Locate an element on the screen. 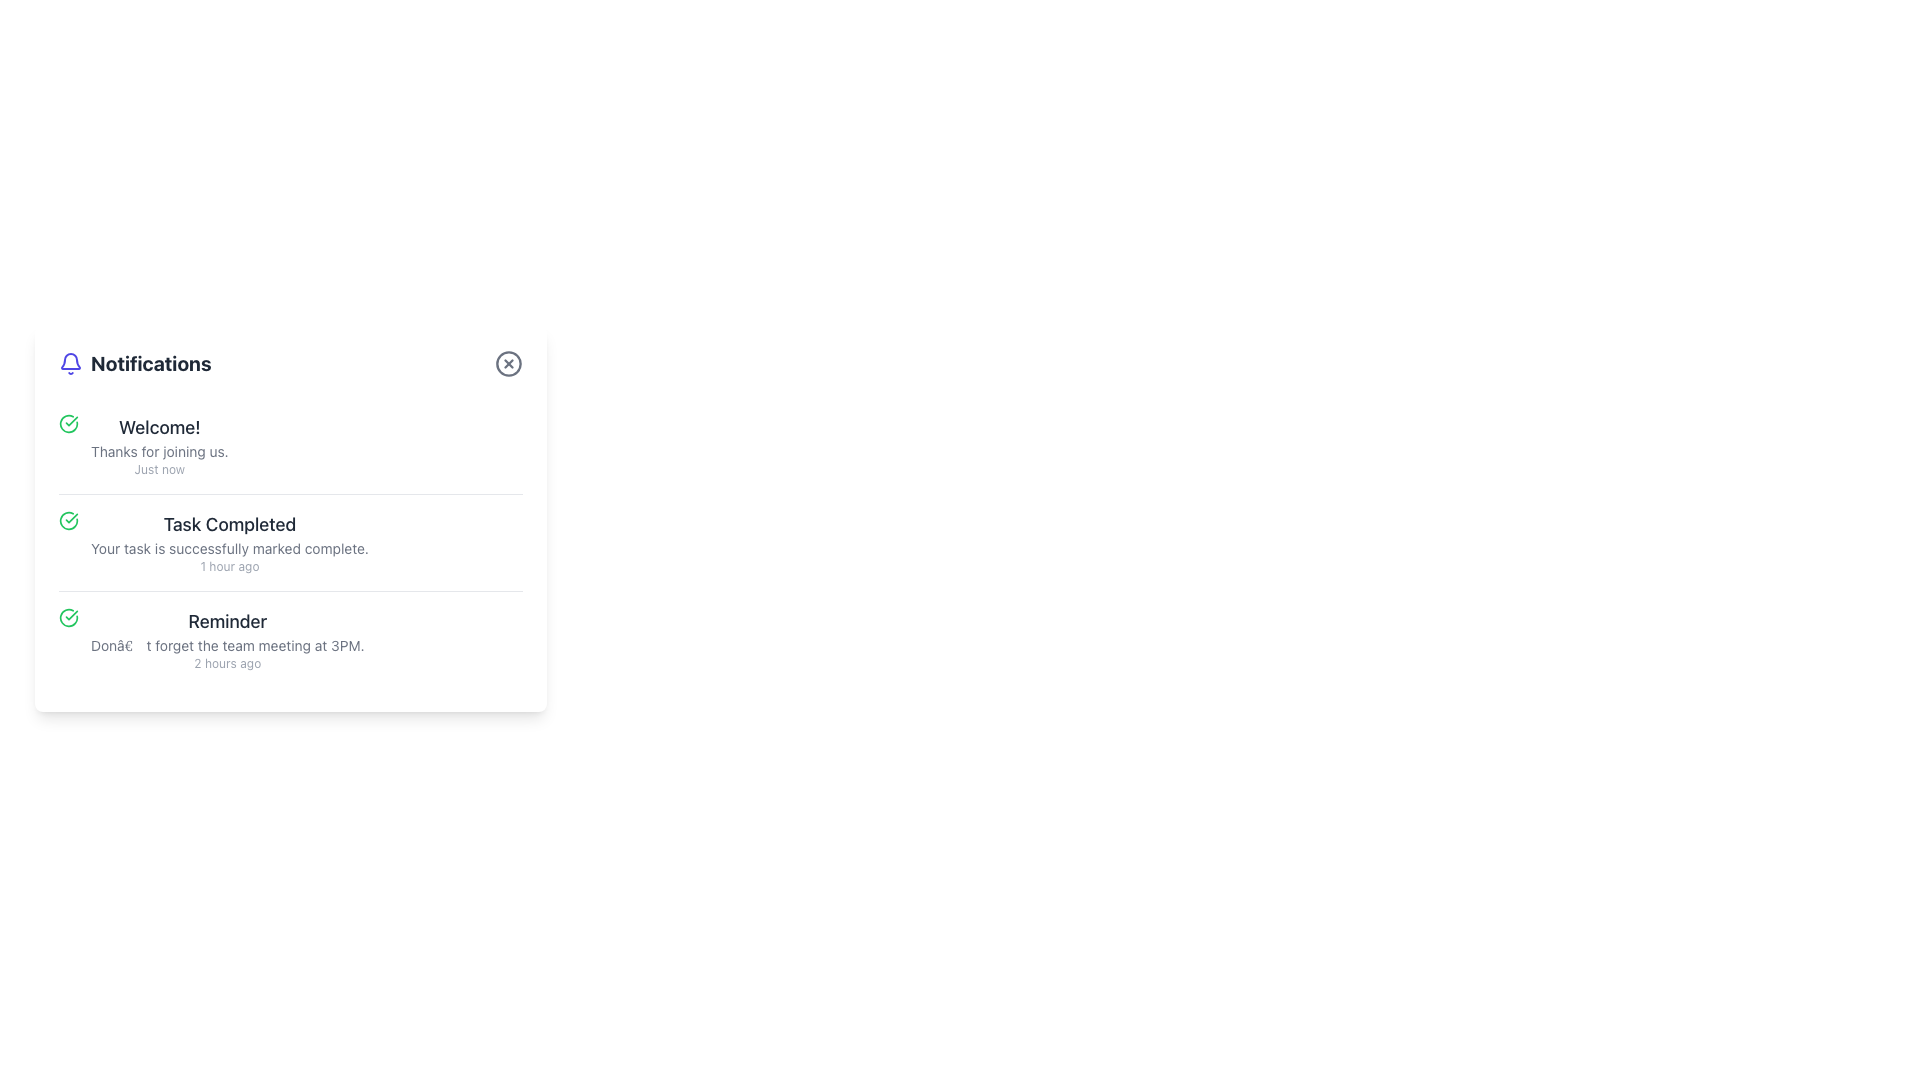 Image resolution: width=1920 pixels, height=1080 pixels. the text label that reads '1 hour ago', which is styled in a small font size and light gray color, located at the bottom of the notification entry titled 'Task Completed' is located at coordinates (230, 567).